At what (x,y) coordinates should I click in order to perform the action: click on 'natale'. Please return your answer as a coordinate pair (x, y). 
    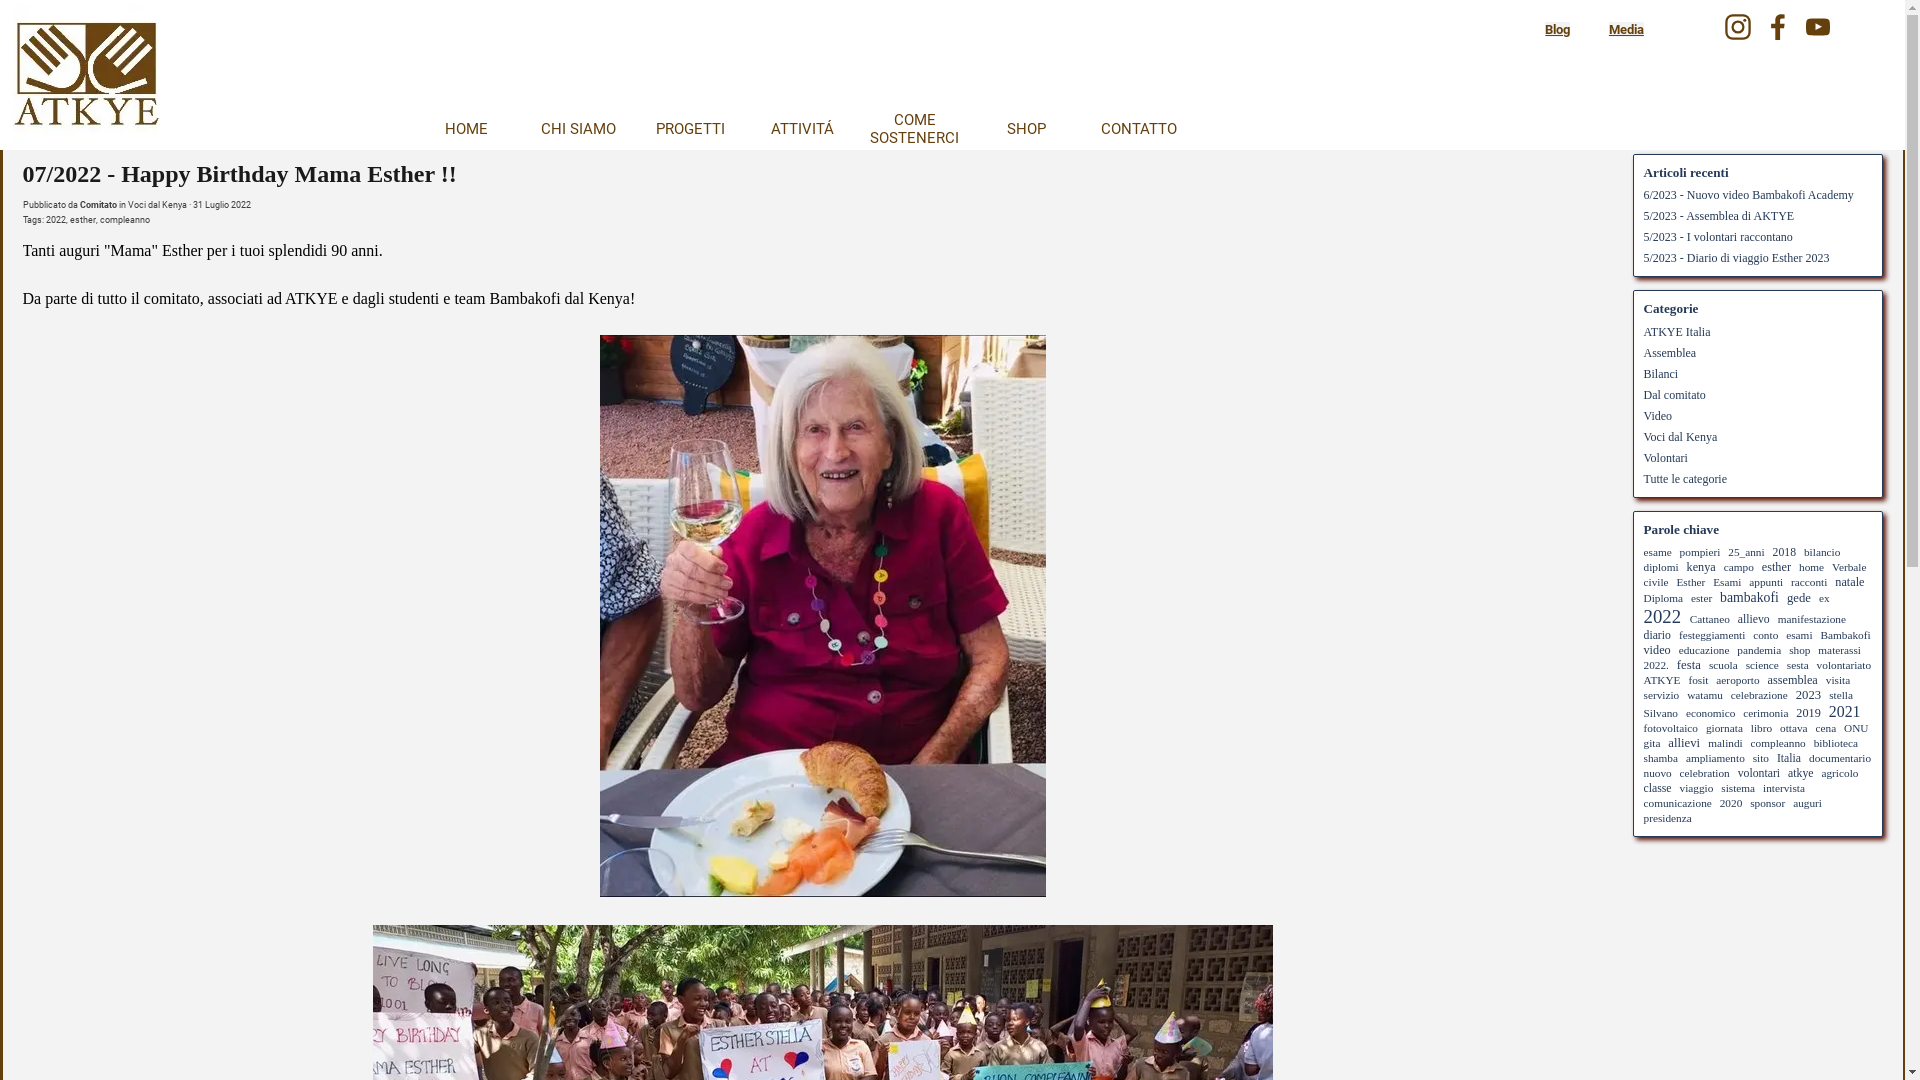
    Looking at the image, I should click on (1848, 582).